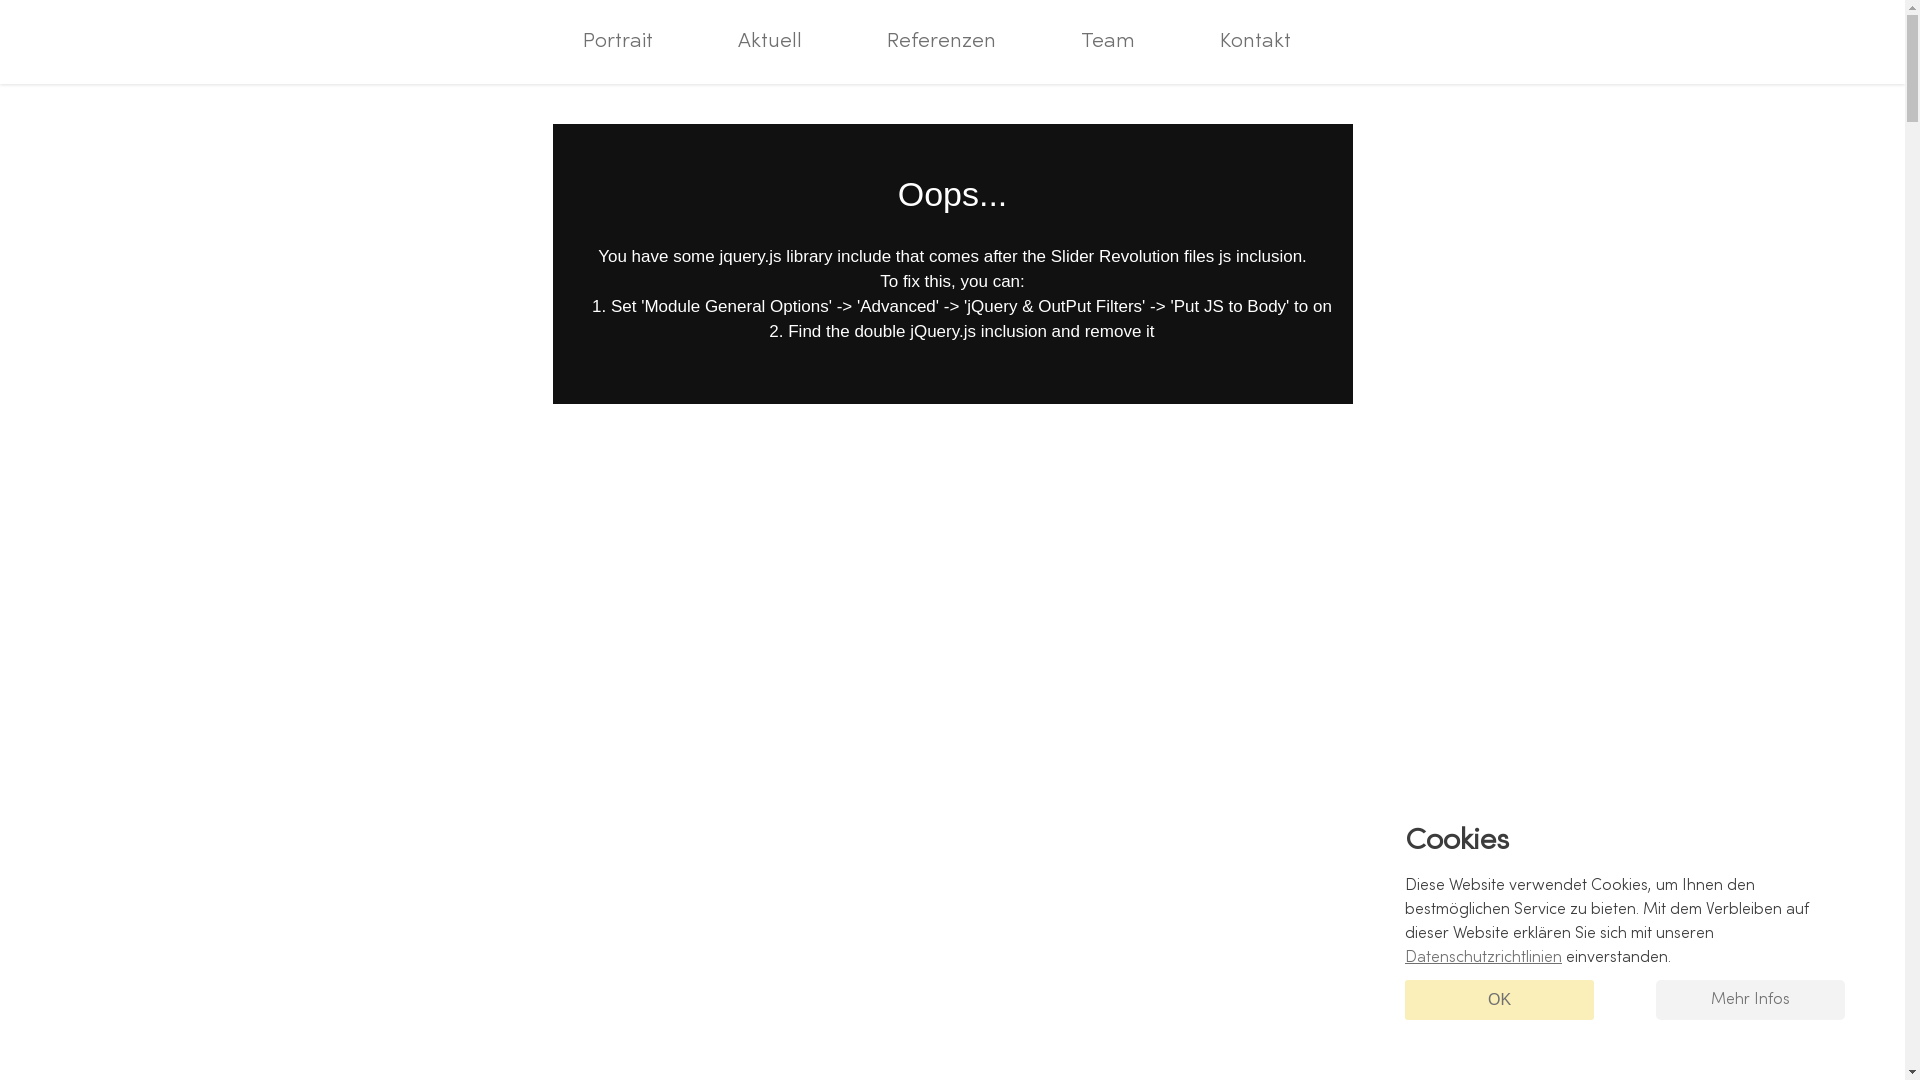  Describe the element at coordinates (617, 42) in the screenshot. I see `'Portrait'` at that location.